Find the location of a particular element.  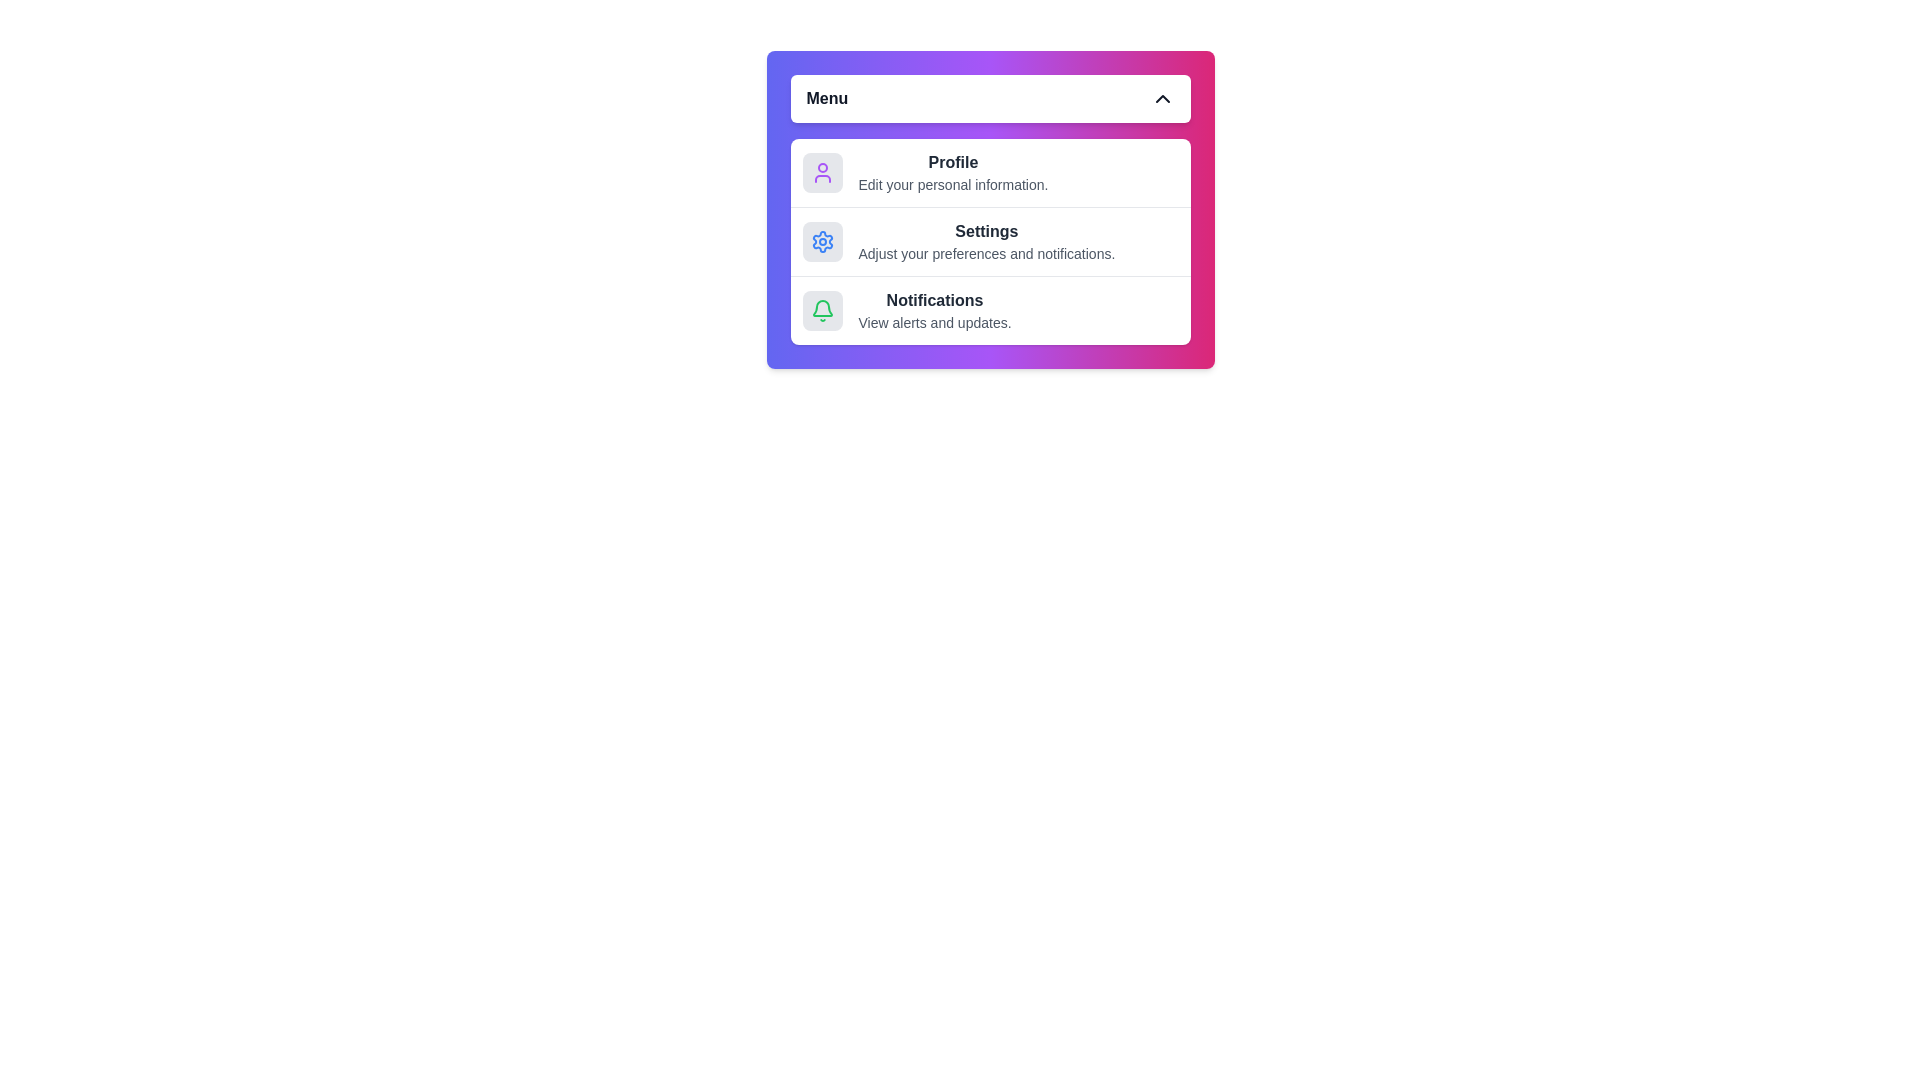

the menu item Profile is located at coordinates (990, 172).